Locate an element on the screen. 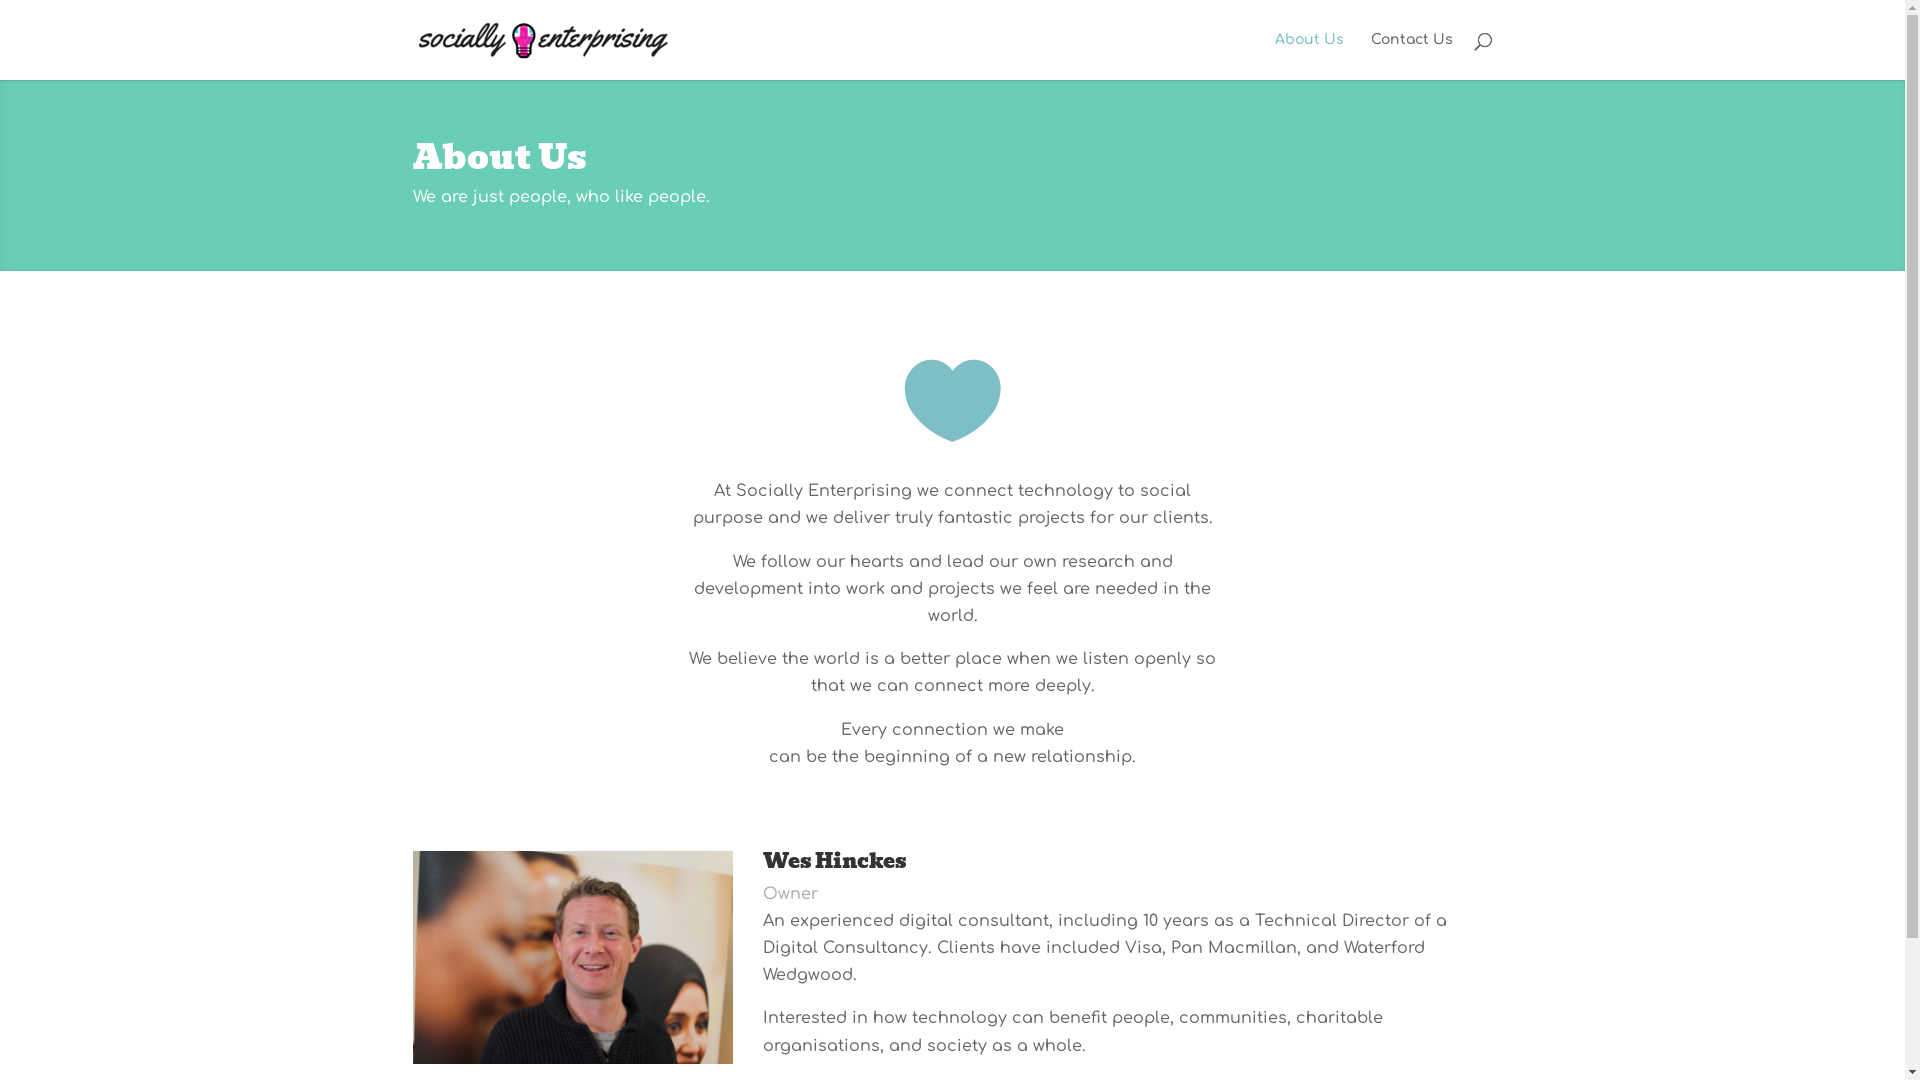 Image resolution: width=1920 pixels, height=1080 pixels. 'About Us' is located at coordinates (1308, 55).